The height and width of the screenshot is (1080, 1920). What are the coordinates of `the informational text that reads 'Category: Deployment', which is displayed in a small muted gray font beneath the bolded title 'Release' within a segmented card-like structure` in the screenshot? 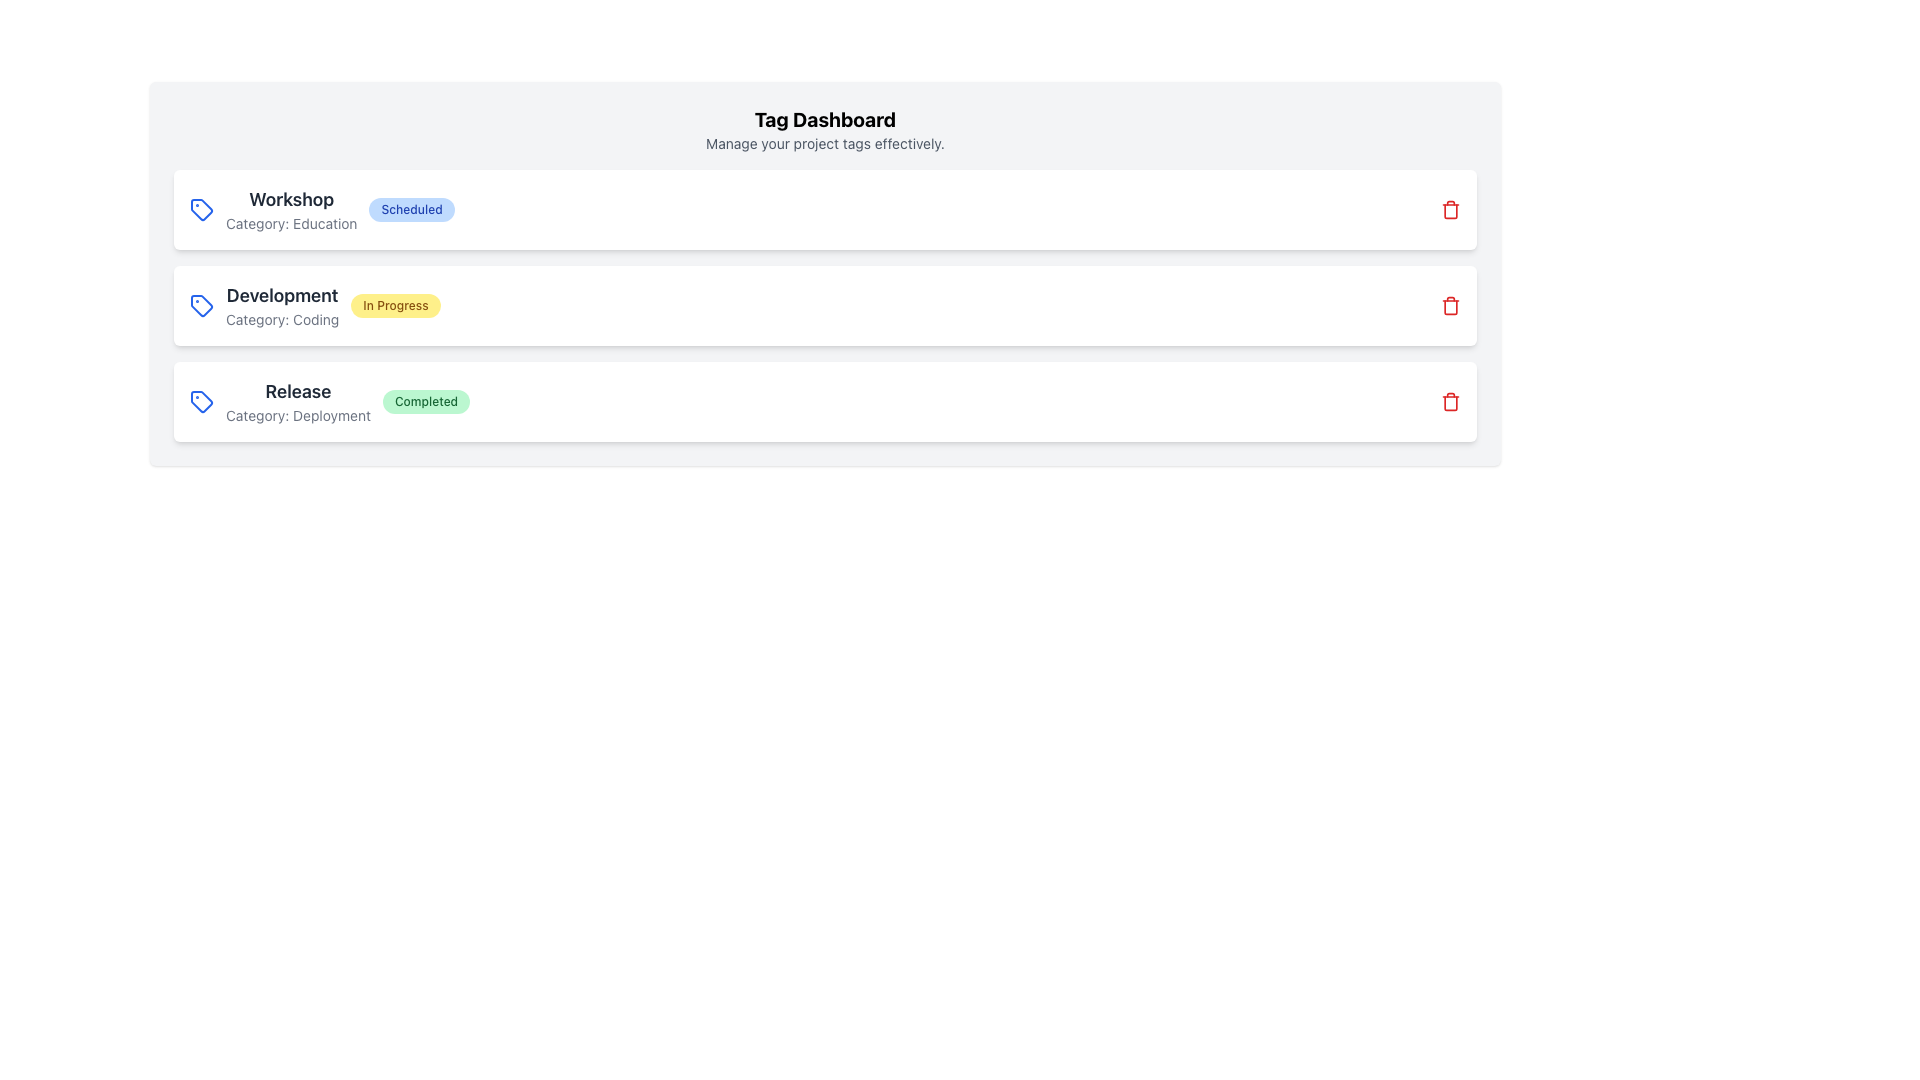 It's located at (297, 415).